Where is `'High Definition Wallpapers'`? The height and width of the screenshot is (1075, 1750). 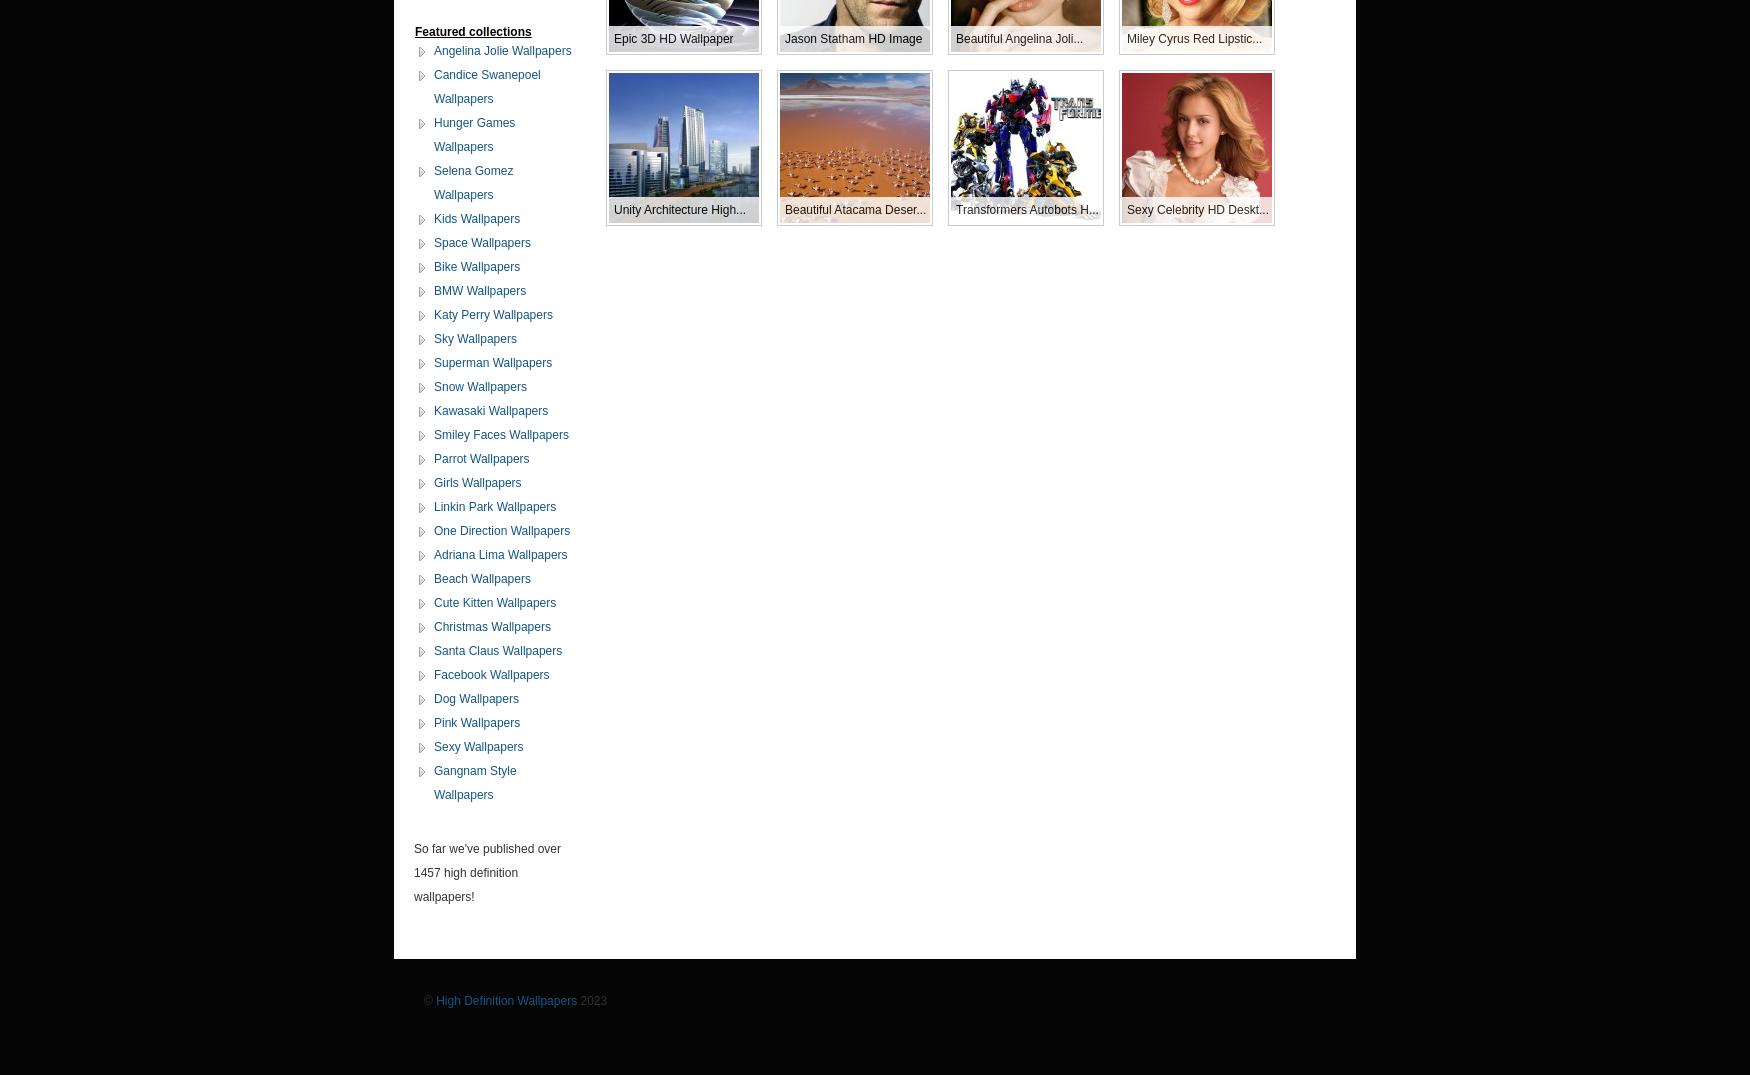 'High Definition Wallpapers' is located at coordinates (505, 1000).